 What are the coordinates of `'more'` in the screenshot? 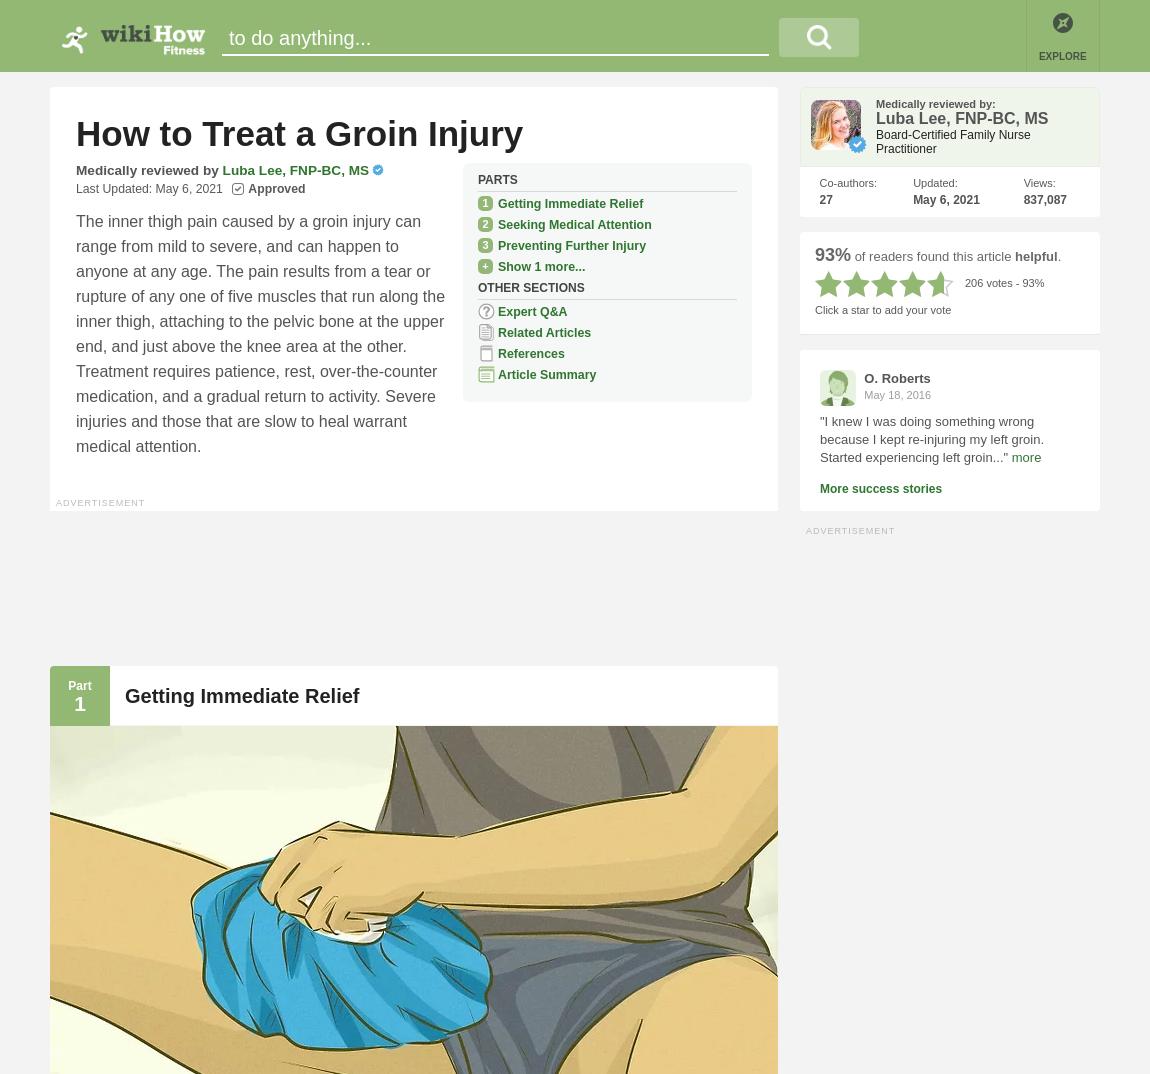 It's located at (1026, 455).